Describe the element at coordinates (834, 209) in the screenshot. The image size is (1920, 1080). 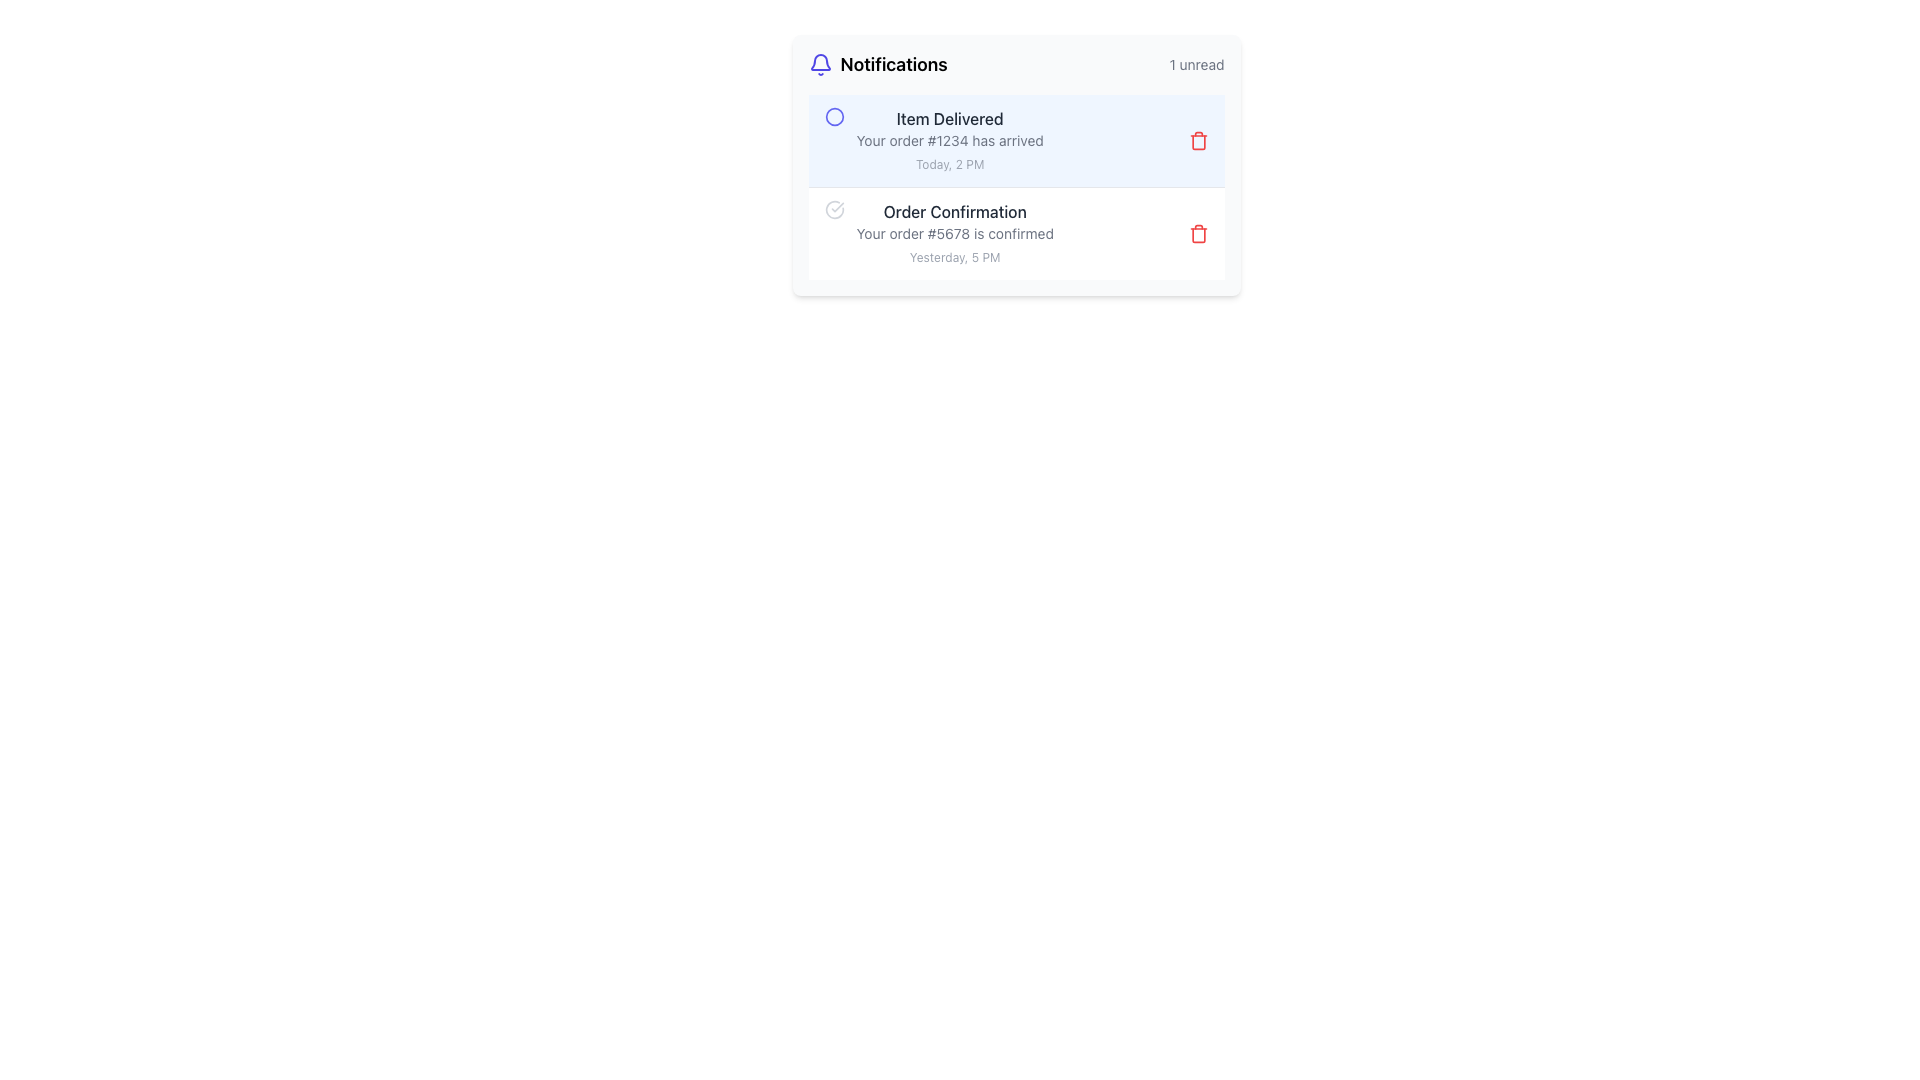
I see `the Status icon, which is a circle with a checkmark inside, indicating the order's completion, located on the left side of the 'Order Confirmation' notification` at that location.